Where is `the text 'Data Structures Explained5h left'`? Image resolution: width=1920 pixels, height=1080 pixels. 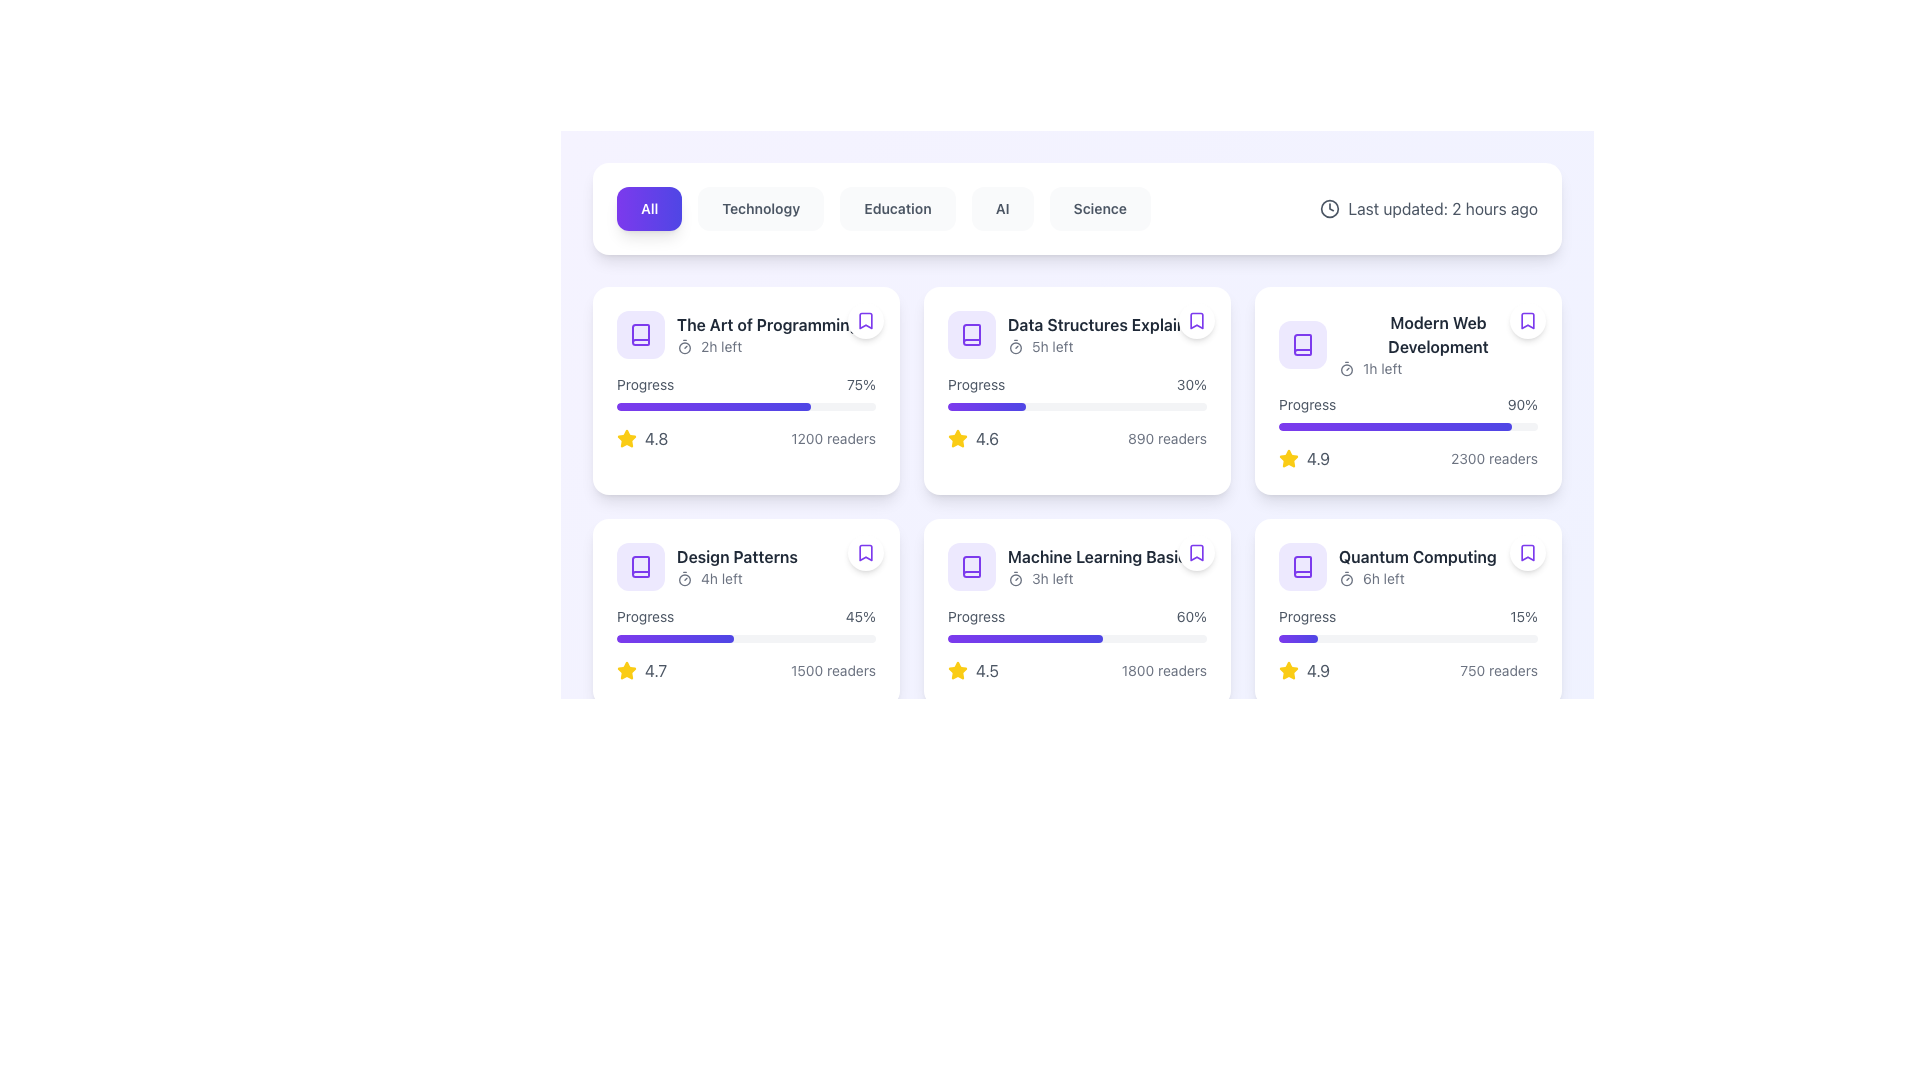
the text 'Data Structures Explained5h left' is located at coordinates (1105, 334).